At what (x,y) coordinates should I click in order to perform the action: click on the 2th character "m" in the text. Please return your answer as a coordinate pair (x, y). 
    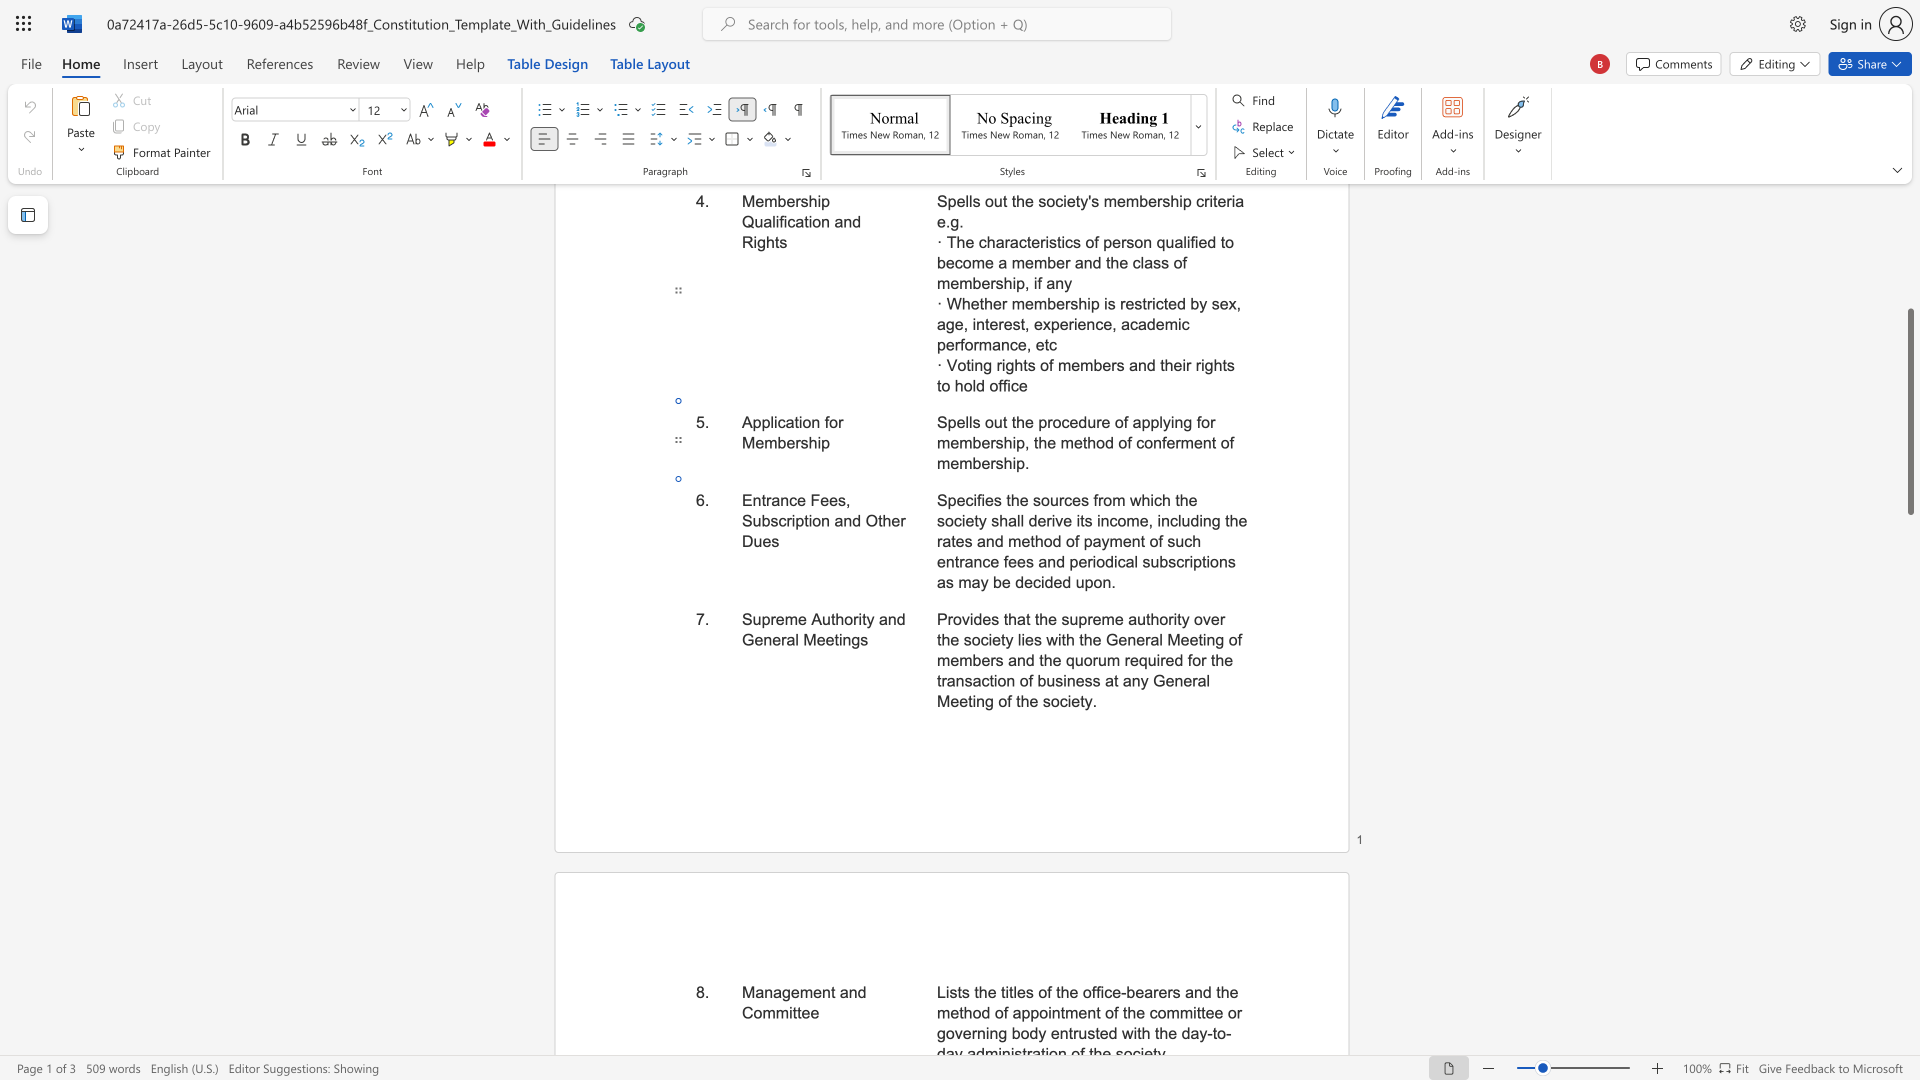
    Looking at the image, I should click on (942, 660).